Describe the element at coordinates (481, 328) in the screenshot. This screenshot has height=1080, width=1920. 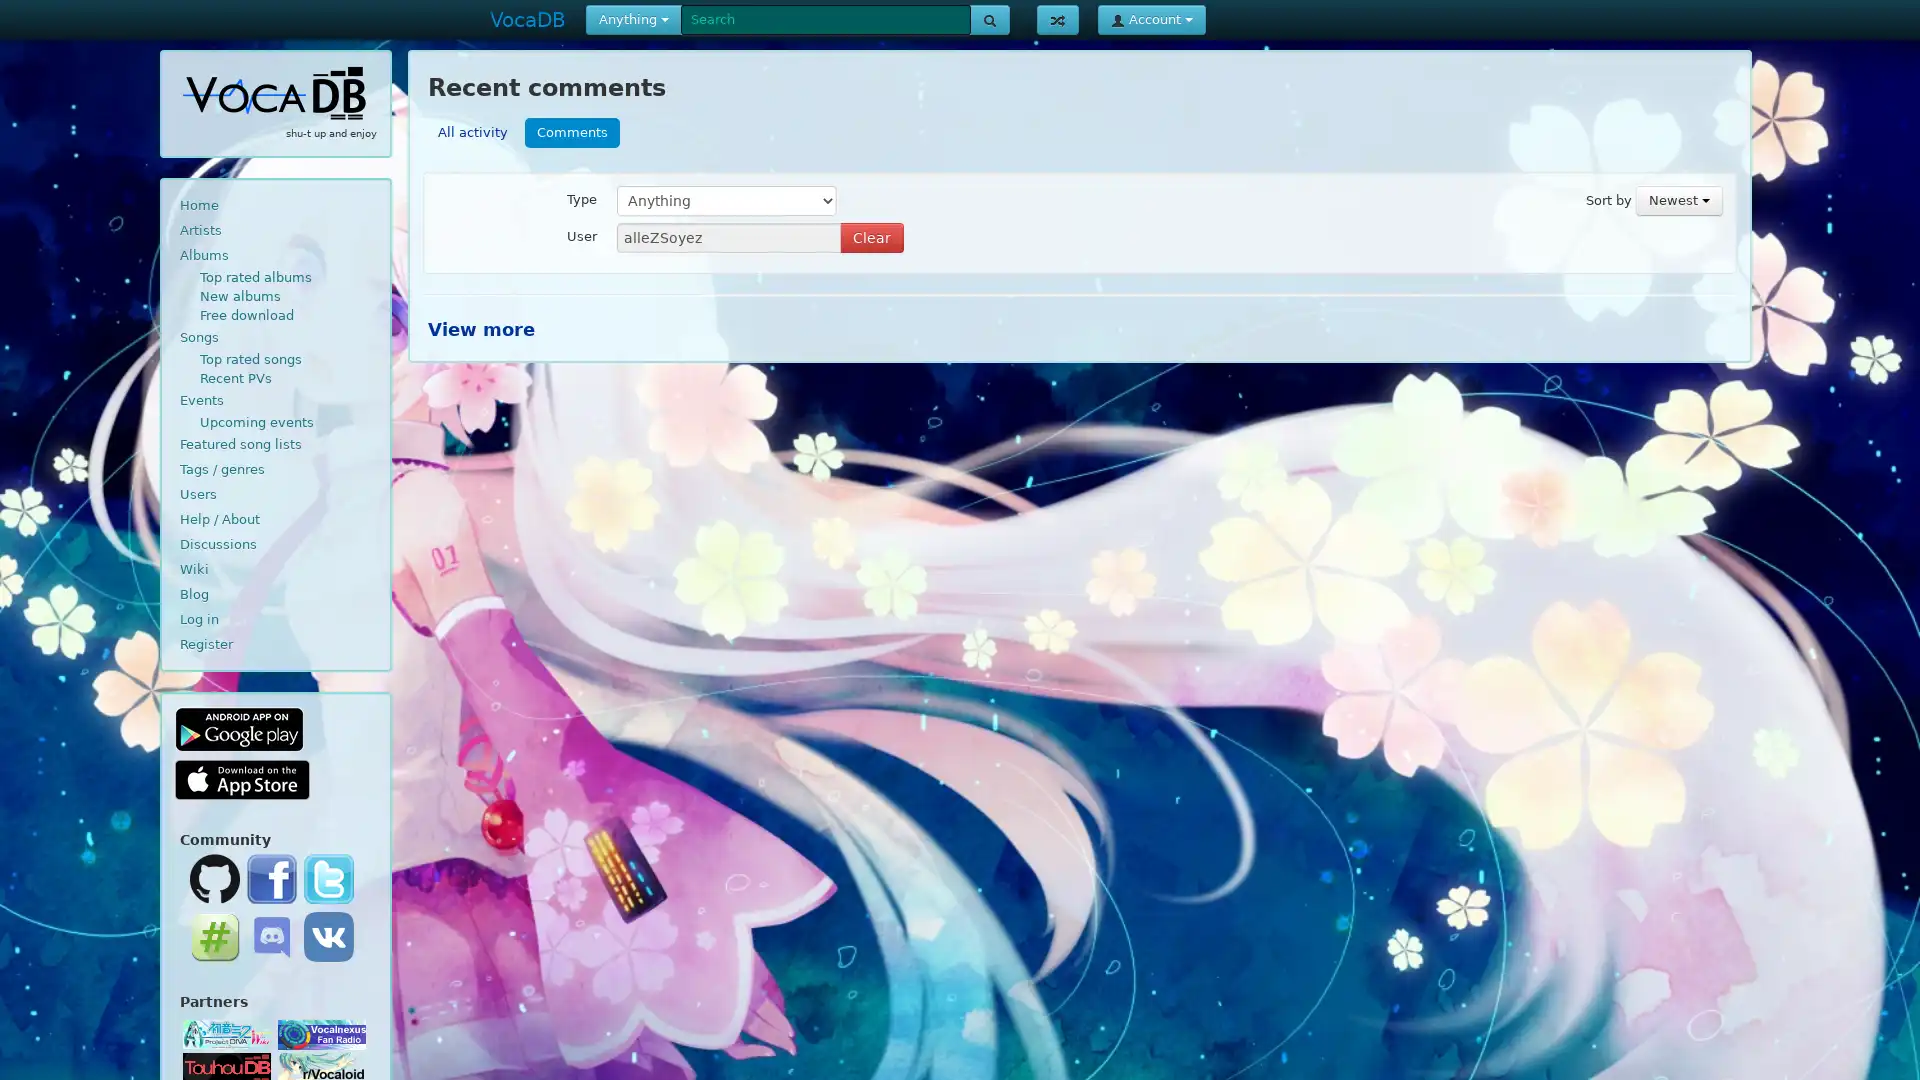
I see `View more` at that location.